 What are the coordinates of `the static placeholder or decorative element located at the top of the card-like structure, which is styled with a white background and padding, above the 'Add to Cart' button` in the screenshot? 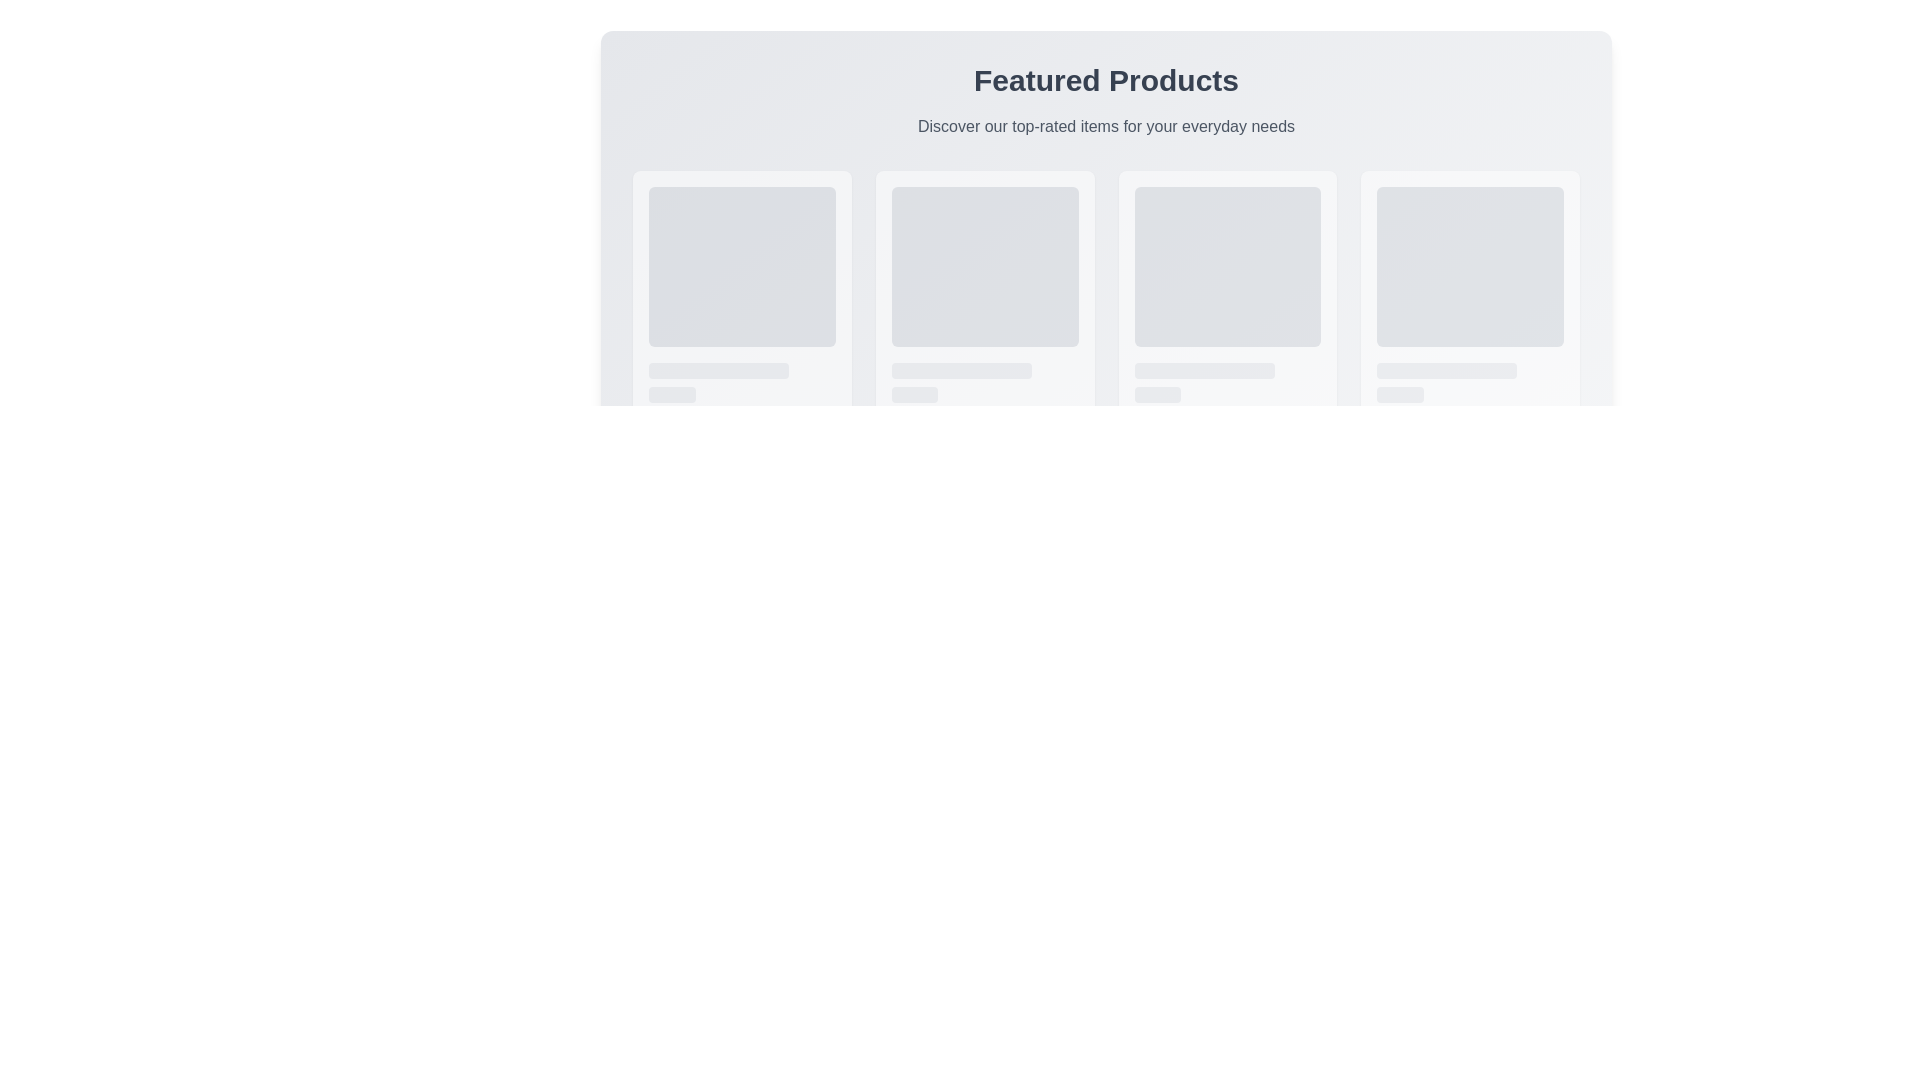 It's located at (1470, 265).